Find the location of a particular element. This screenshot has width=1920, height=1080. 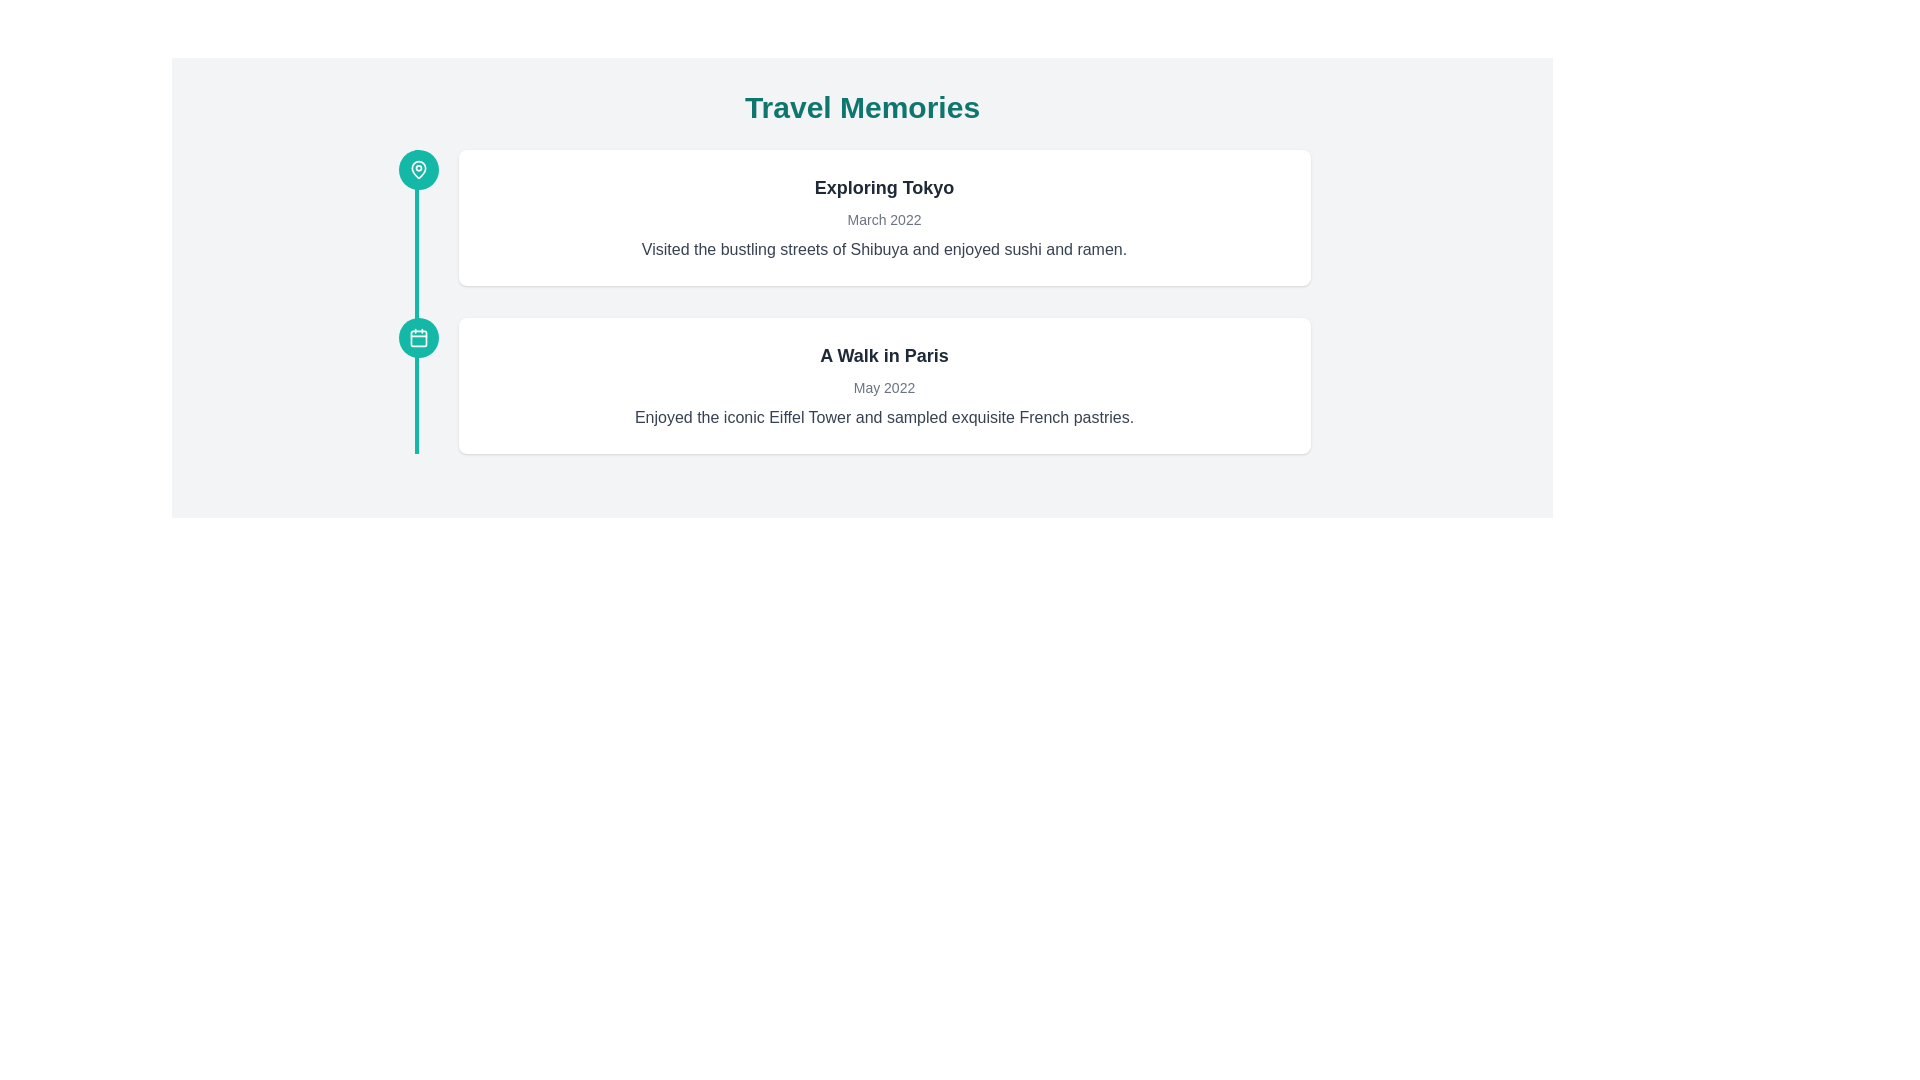

text content of the Descriptive List Entry titled 'A Walk in Paris', which includes the date 'May 2022' and the description about enjoying the Eiffel Tower and French pastries is located at coordinates (883, 385).